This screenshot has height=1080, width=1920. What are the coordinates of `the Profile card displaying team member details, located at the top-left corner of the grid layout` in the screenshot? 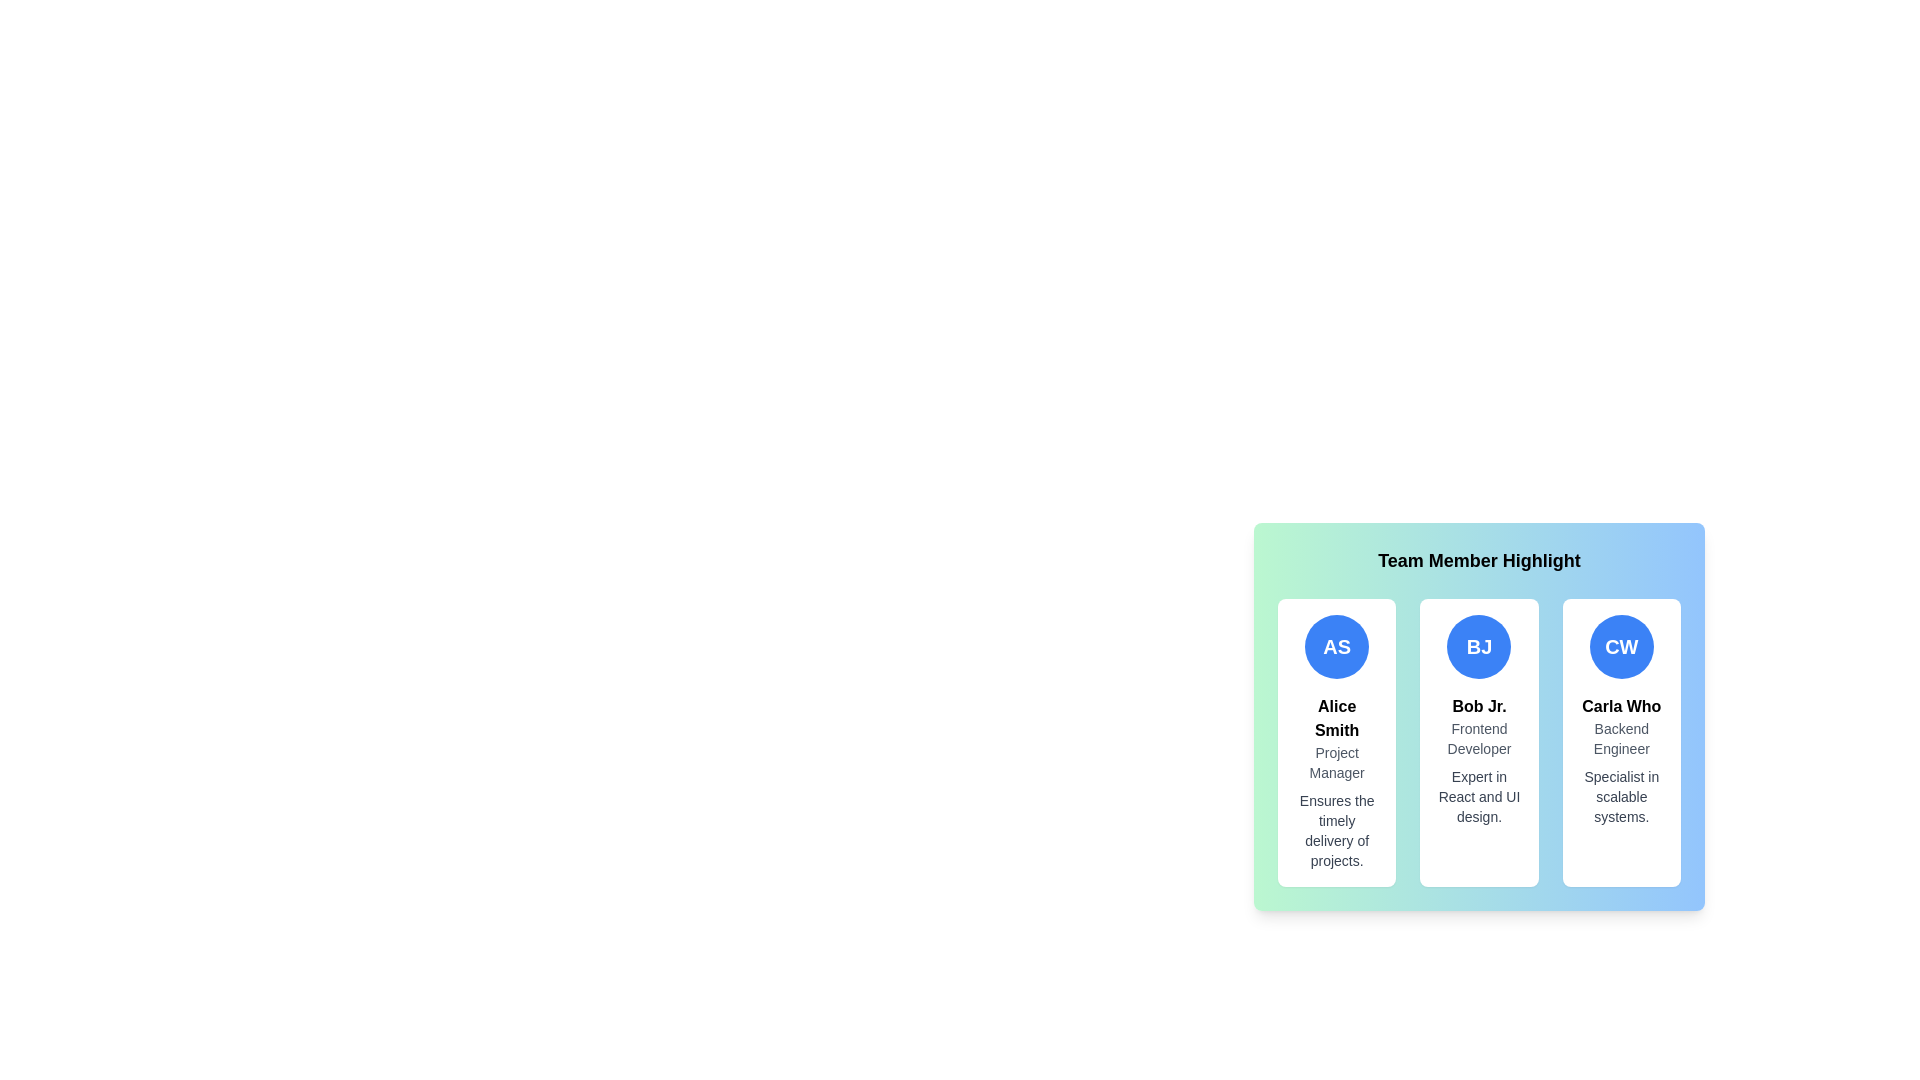 It's located at (1337, 743).